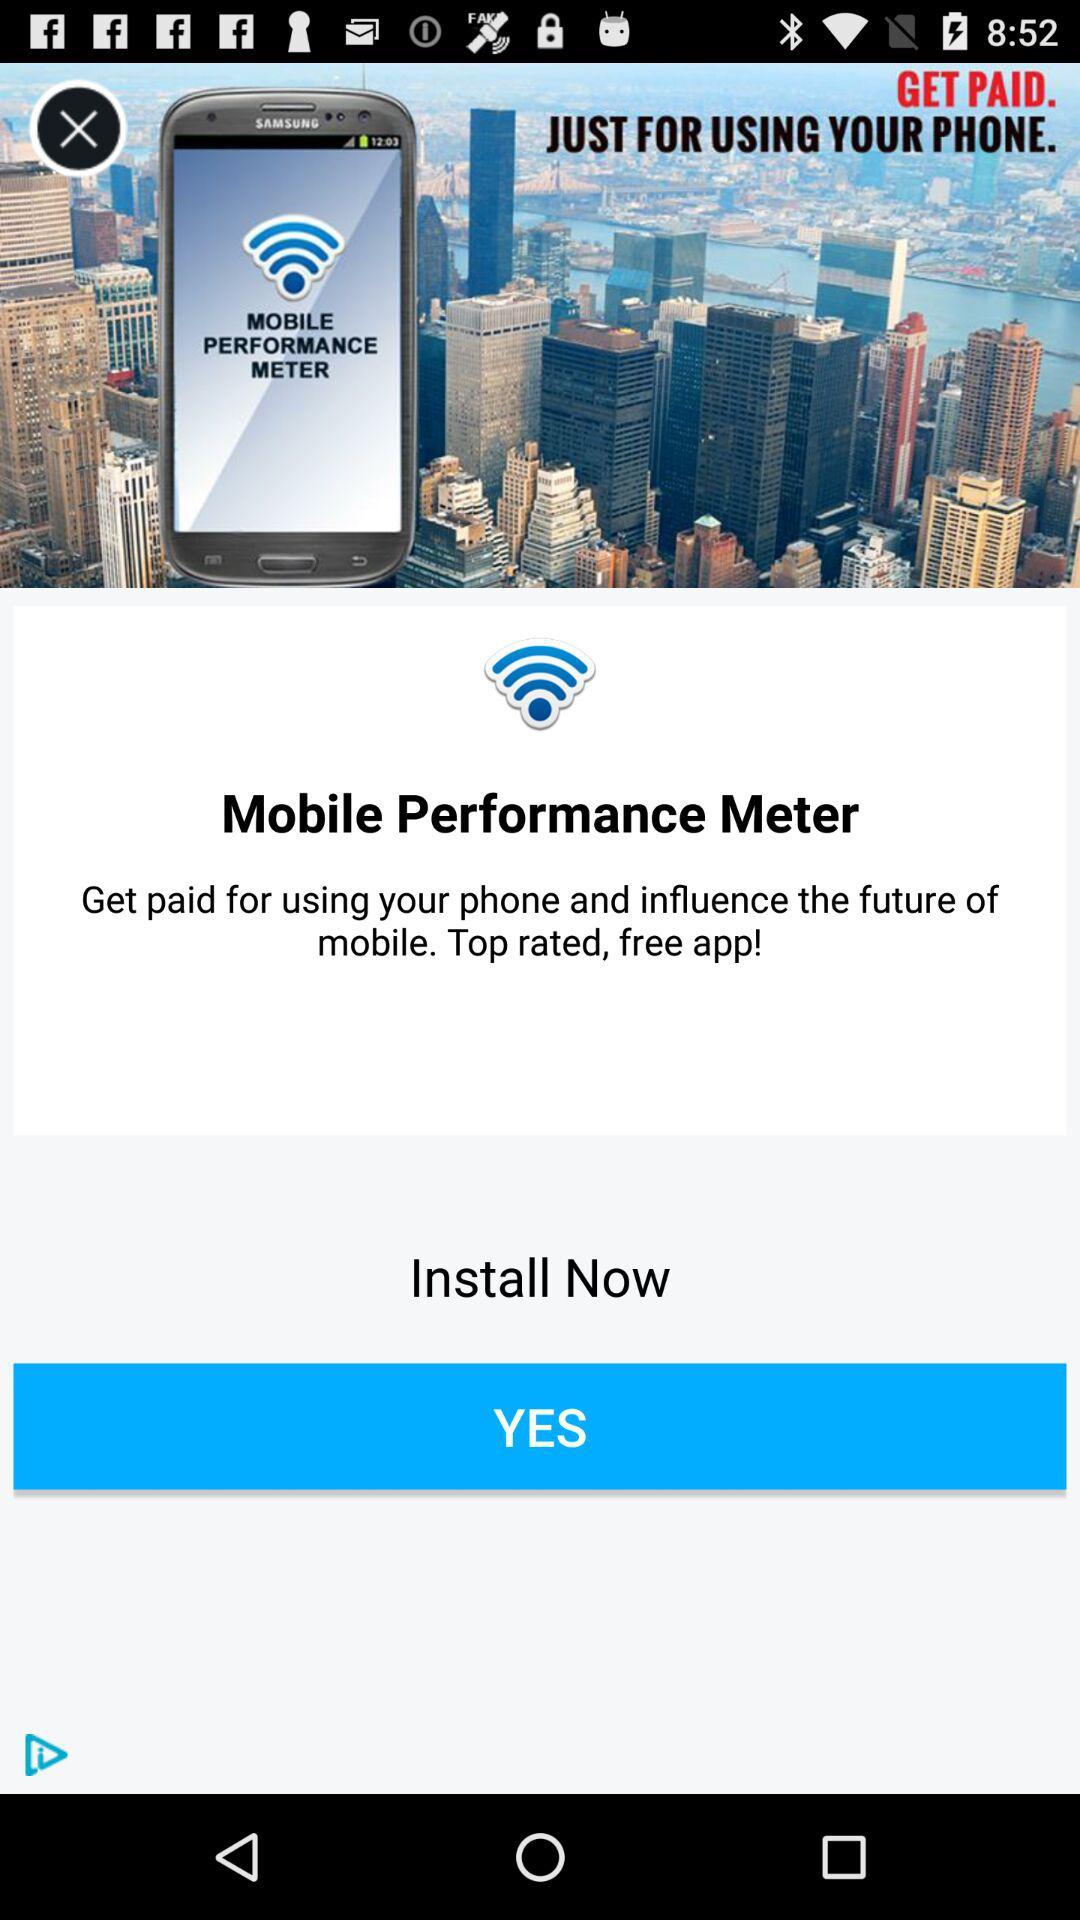 The image size is (1080, 1920). Describe the element at coordinates (540, 811) in the screenshot. I see `mobile performance meter app` at that location.